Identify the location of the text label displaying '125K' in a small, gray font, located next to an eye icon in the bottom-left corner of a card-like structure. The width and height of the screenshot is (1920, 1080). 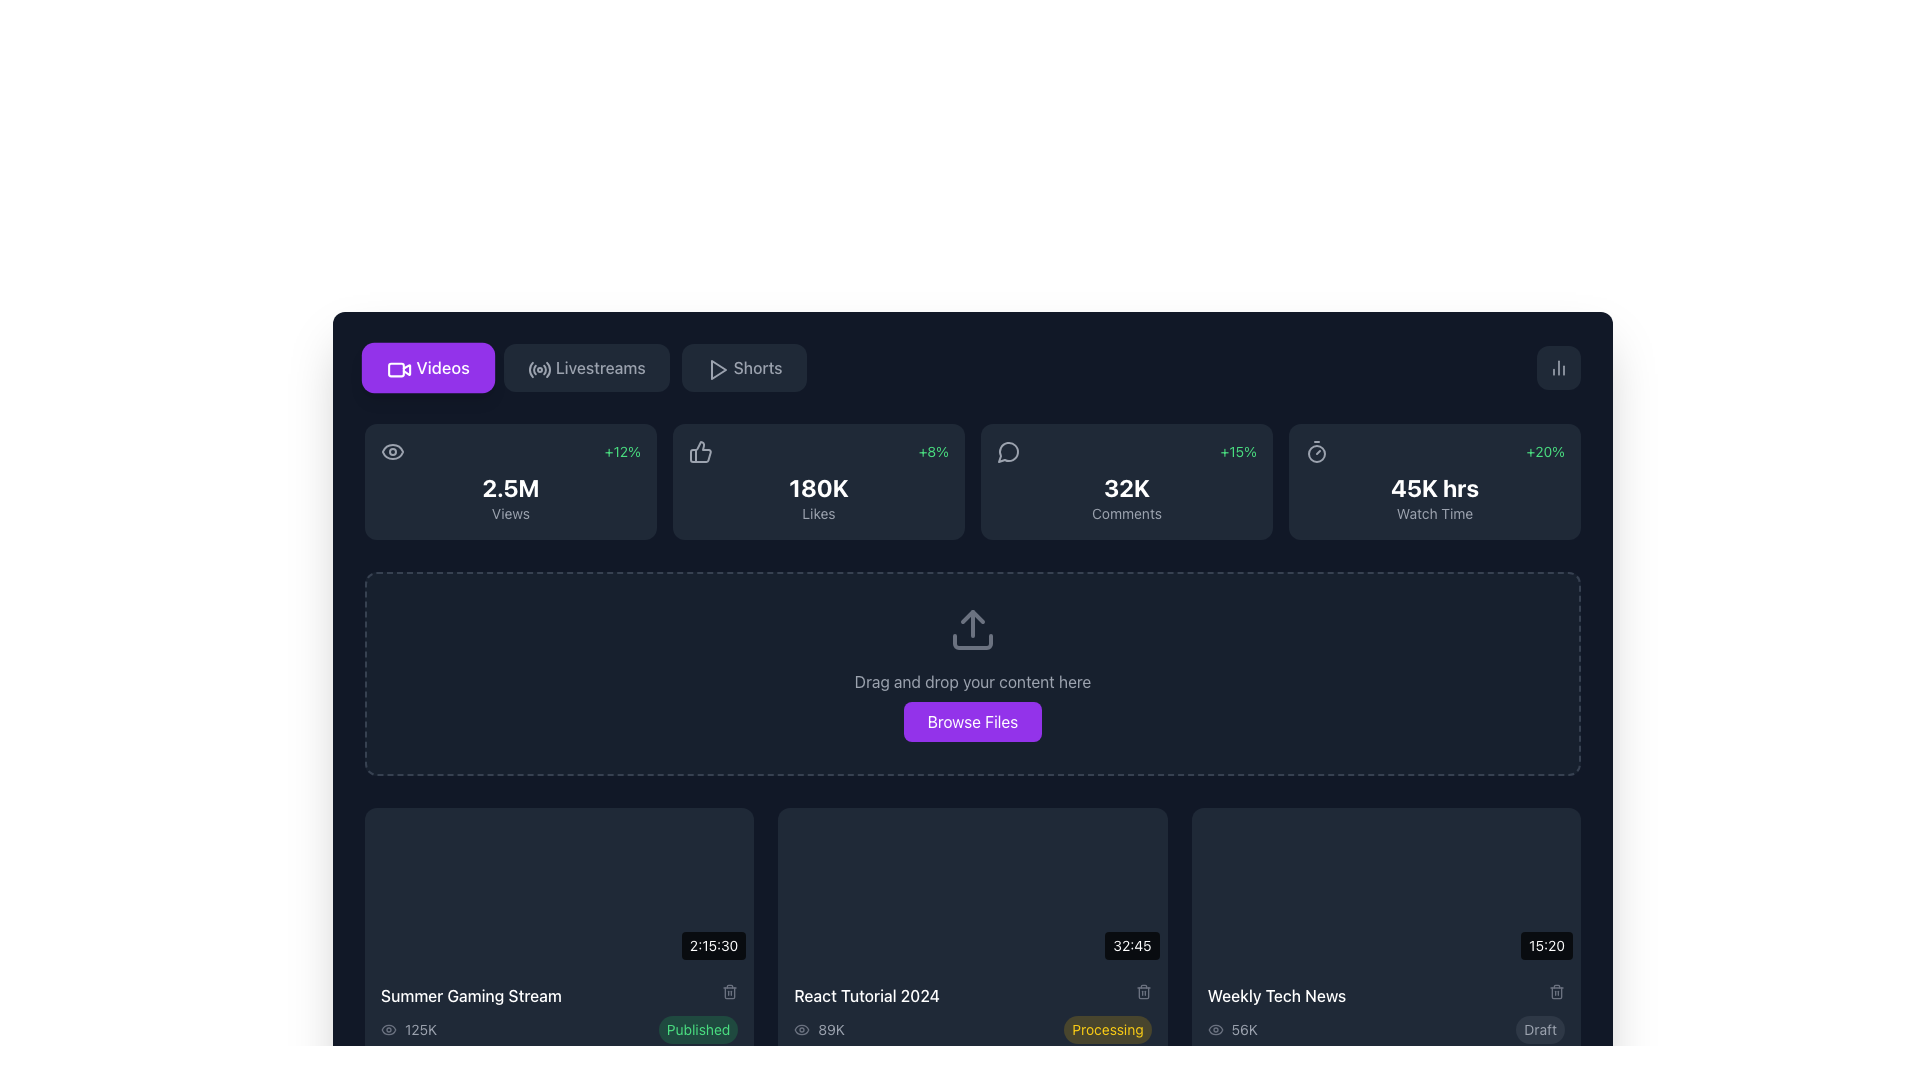
(420, 1029).